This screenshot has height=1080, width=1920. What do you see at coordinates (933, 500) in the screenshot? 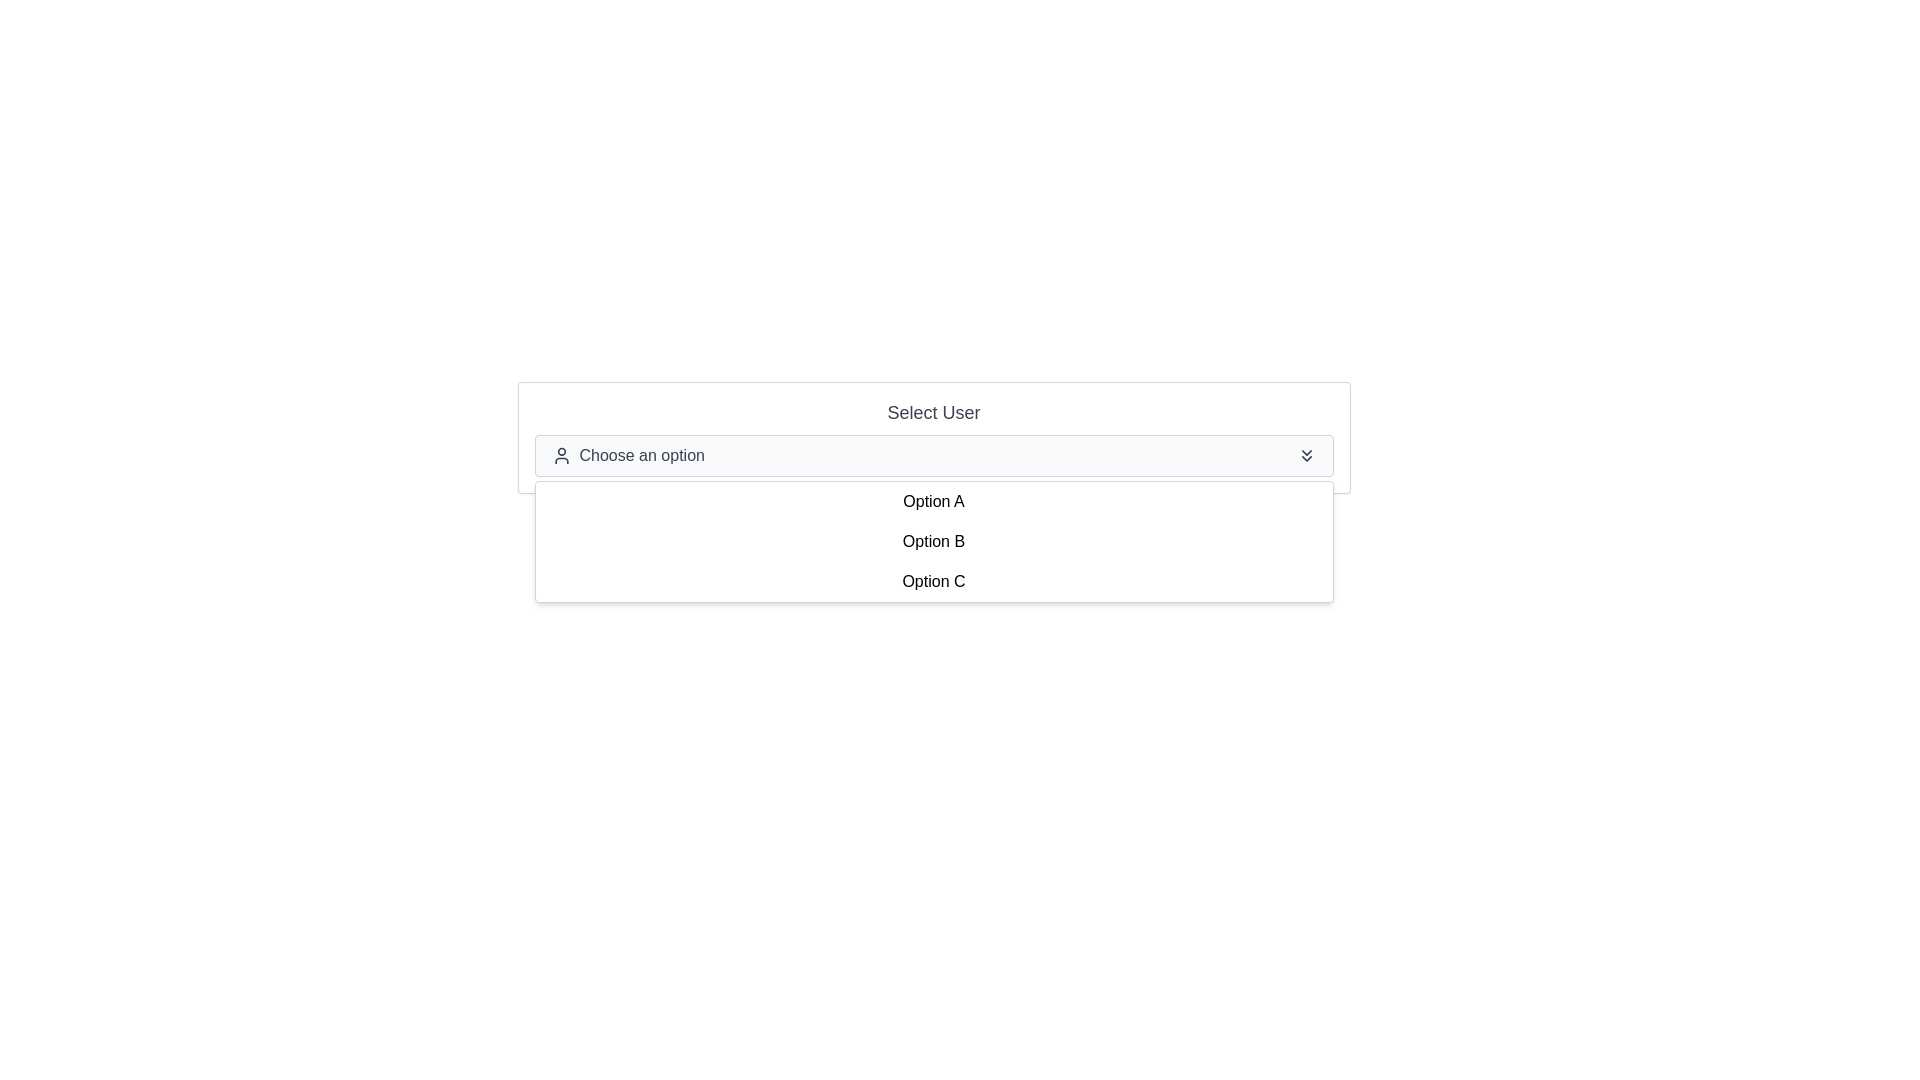
I see `the dropdown item labeled 'Option A' in black font` at bounding box center [933, 500].